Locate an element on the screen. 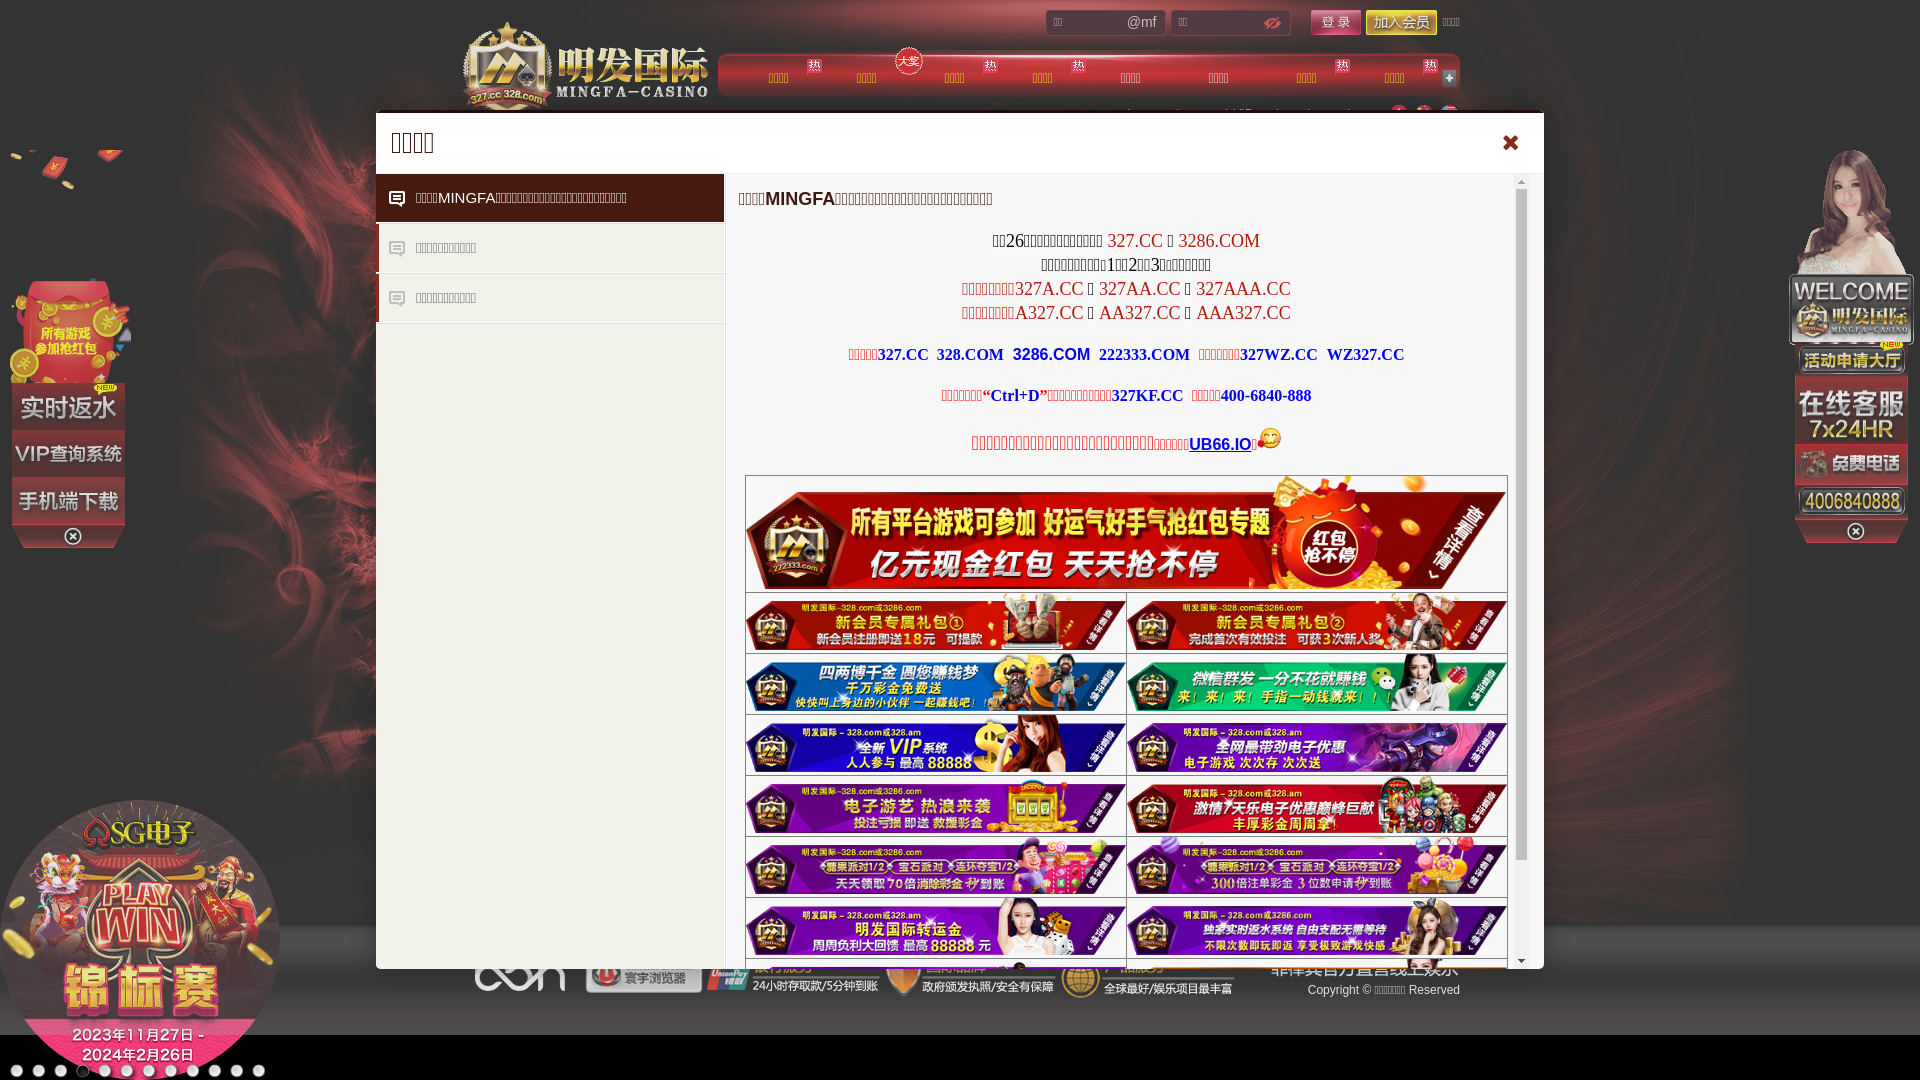 The image size is (1920, 1080). 'English' is located at coordinates (1449, 114).